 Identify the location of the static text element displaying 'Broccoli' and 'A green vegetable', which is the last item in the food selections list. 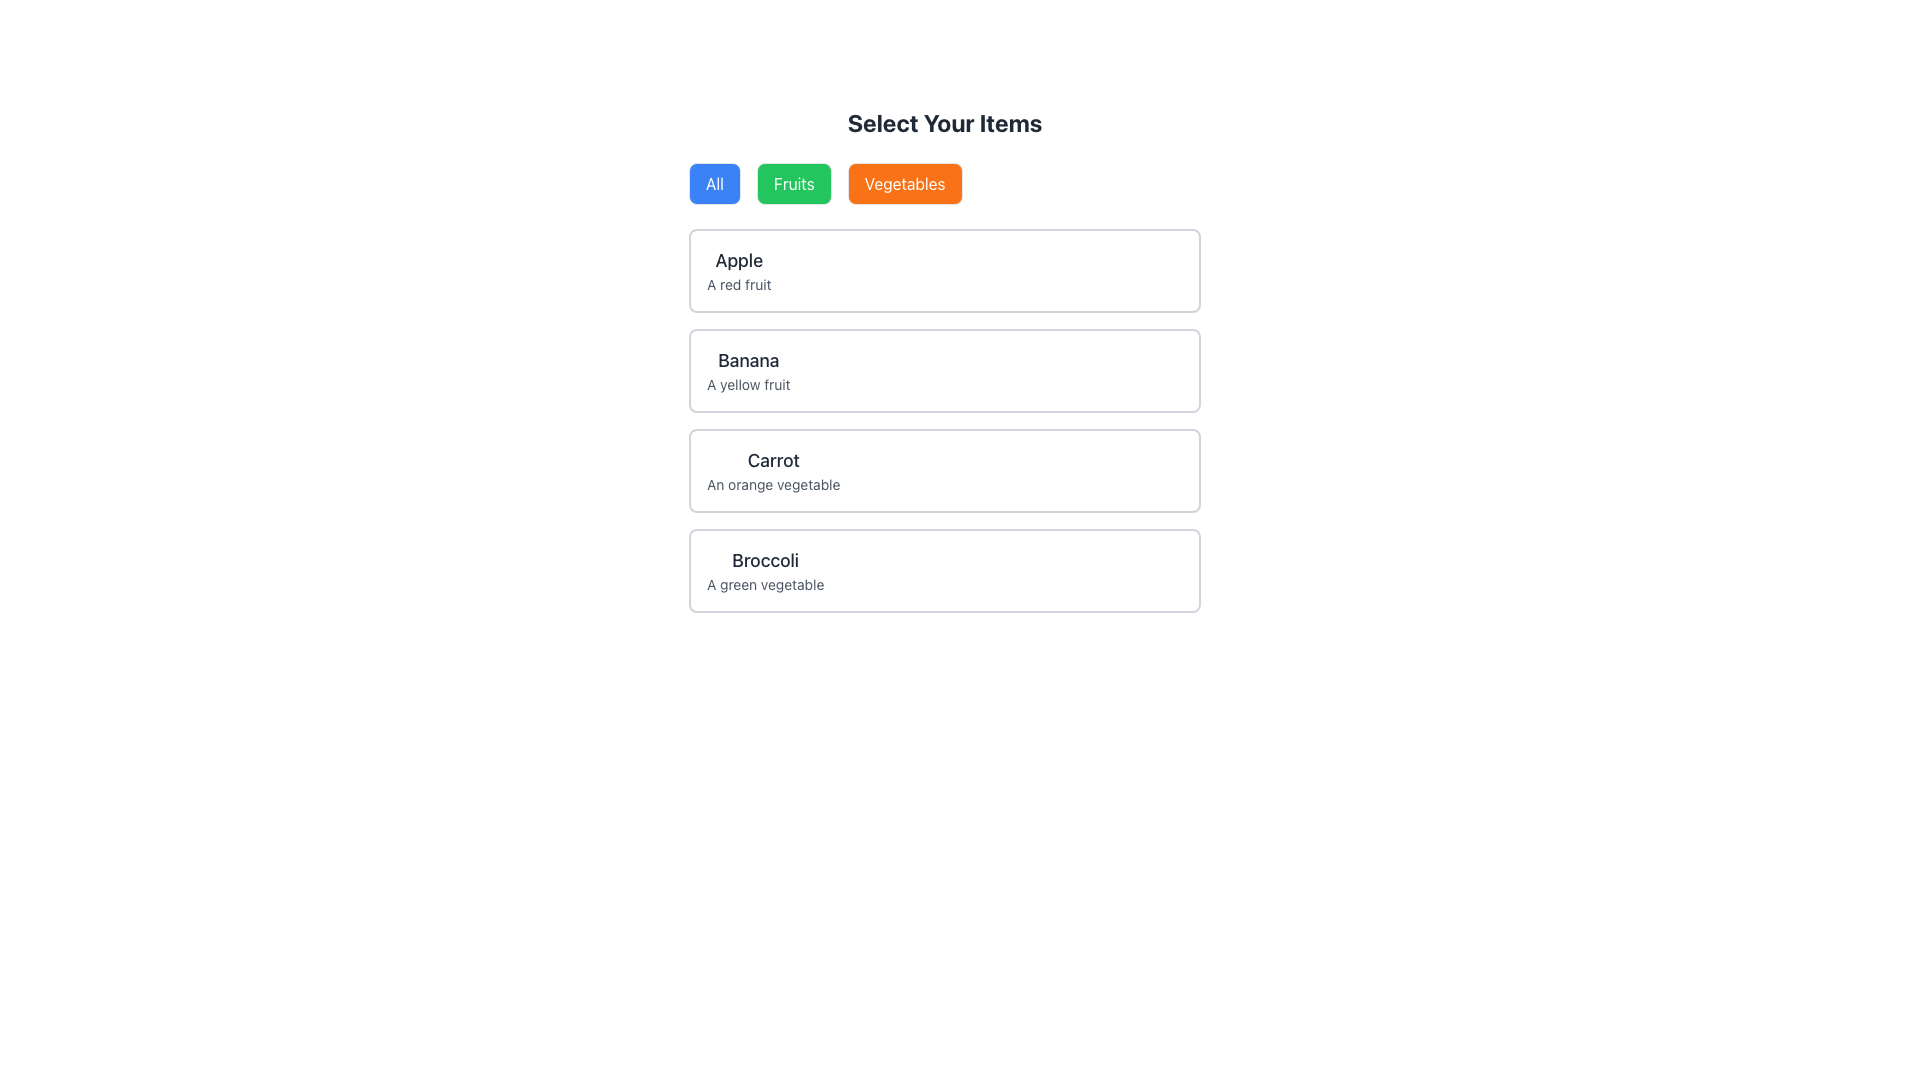
(764, 570).